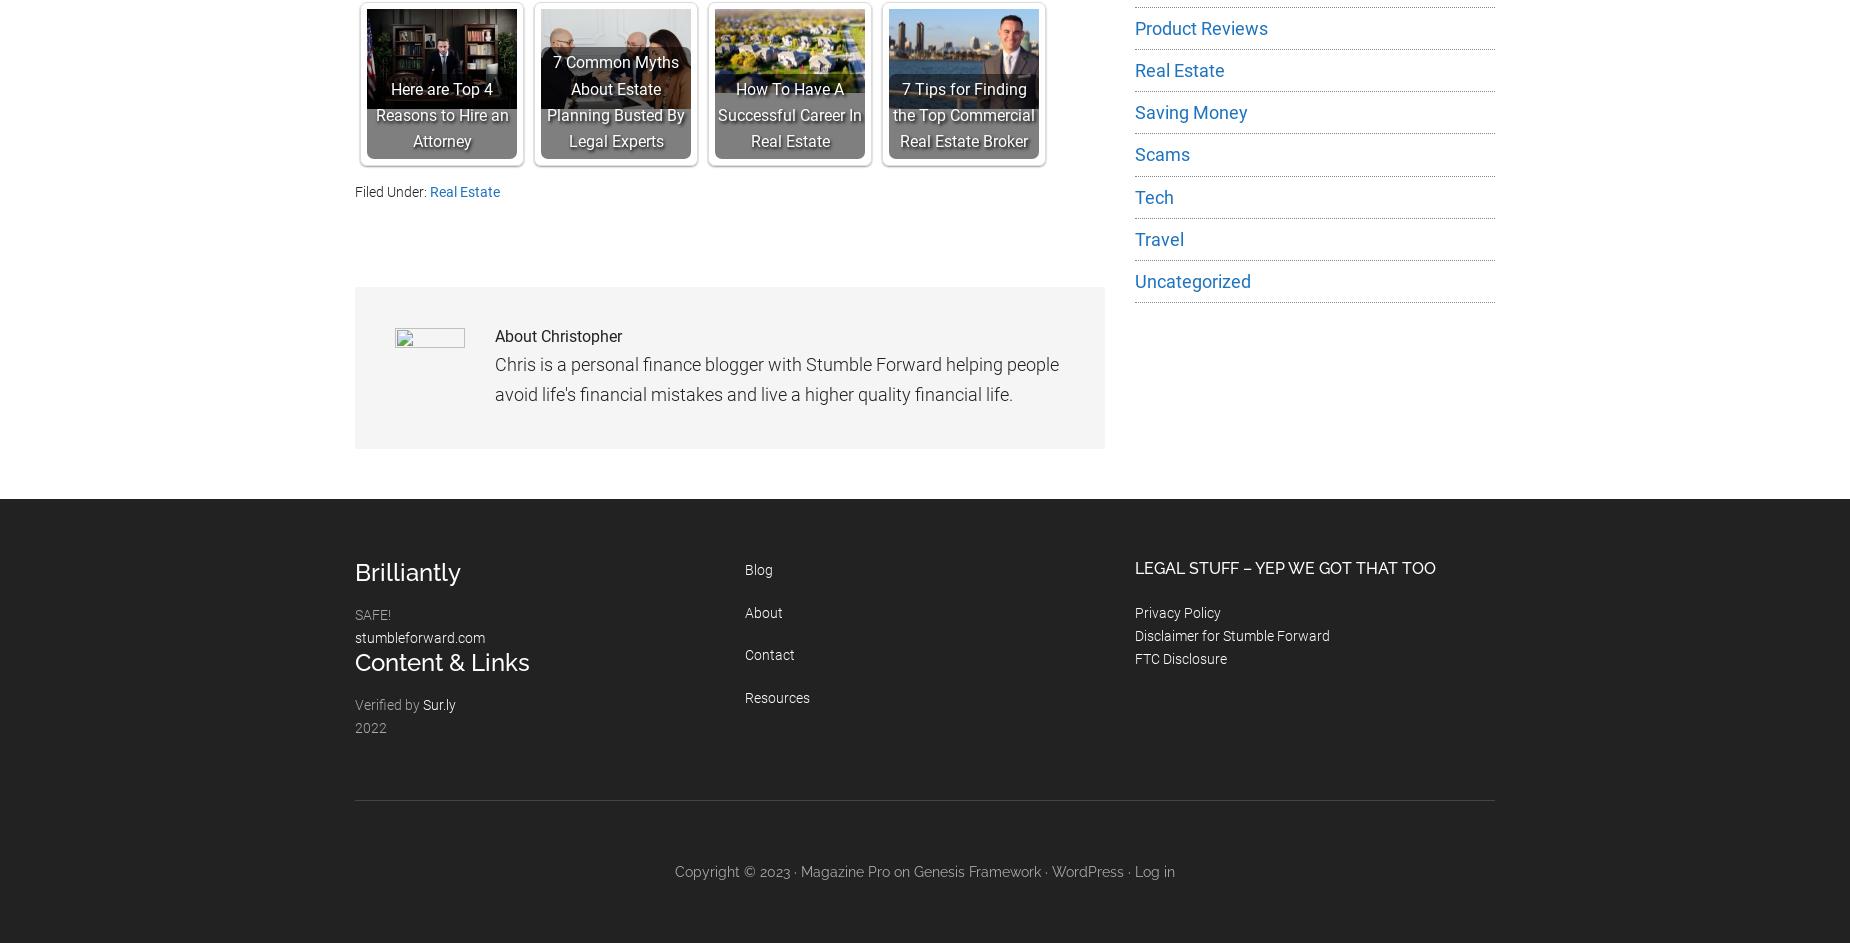 The height and width of the screenshot is (943, 1850). I want to click on 'Genesis Framework', so click(914, 870).